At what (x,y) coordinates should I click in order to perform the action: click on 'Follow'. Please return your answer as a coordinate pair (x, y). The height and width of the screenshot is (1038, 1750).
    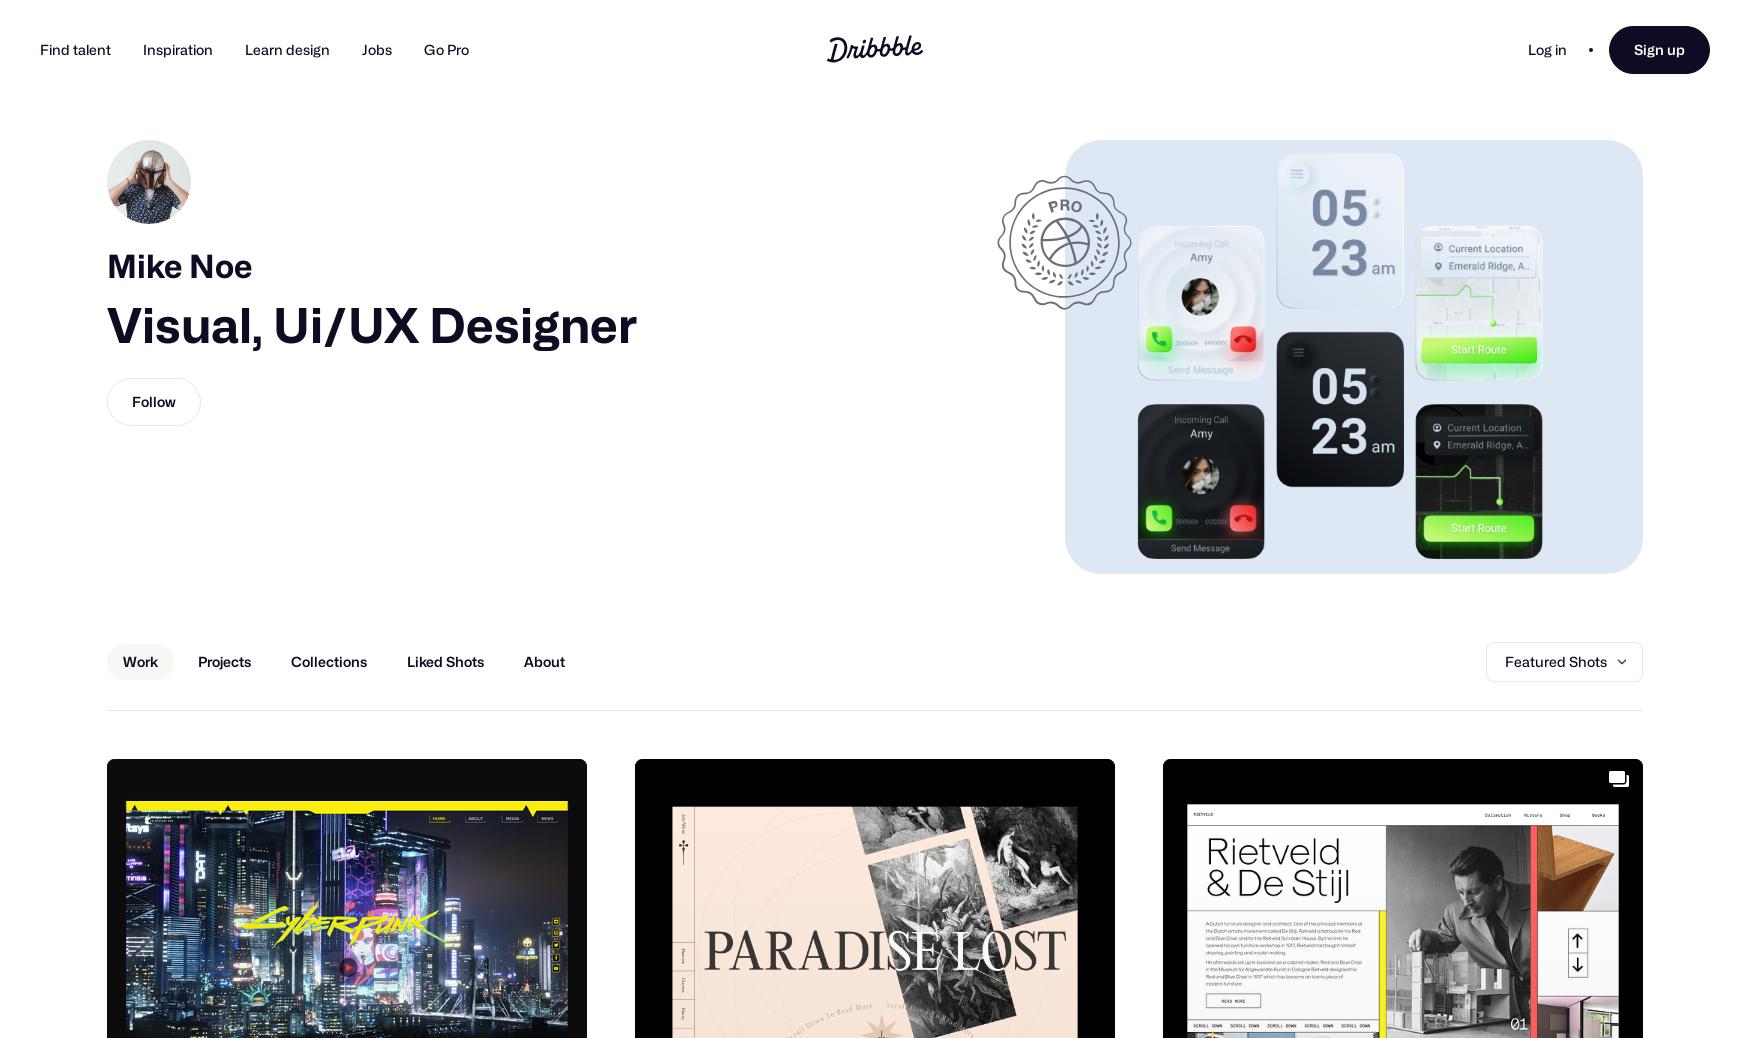
    Looking at the image, I should click on (153, 401).